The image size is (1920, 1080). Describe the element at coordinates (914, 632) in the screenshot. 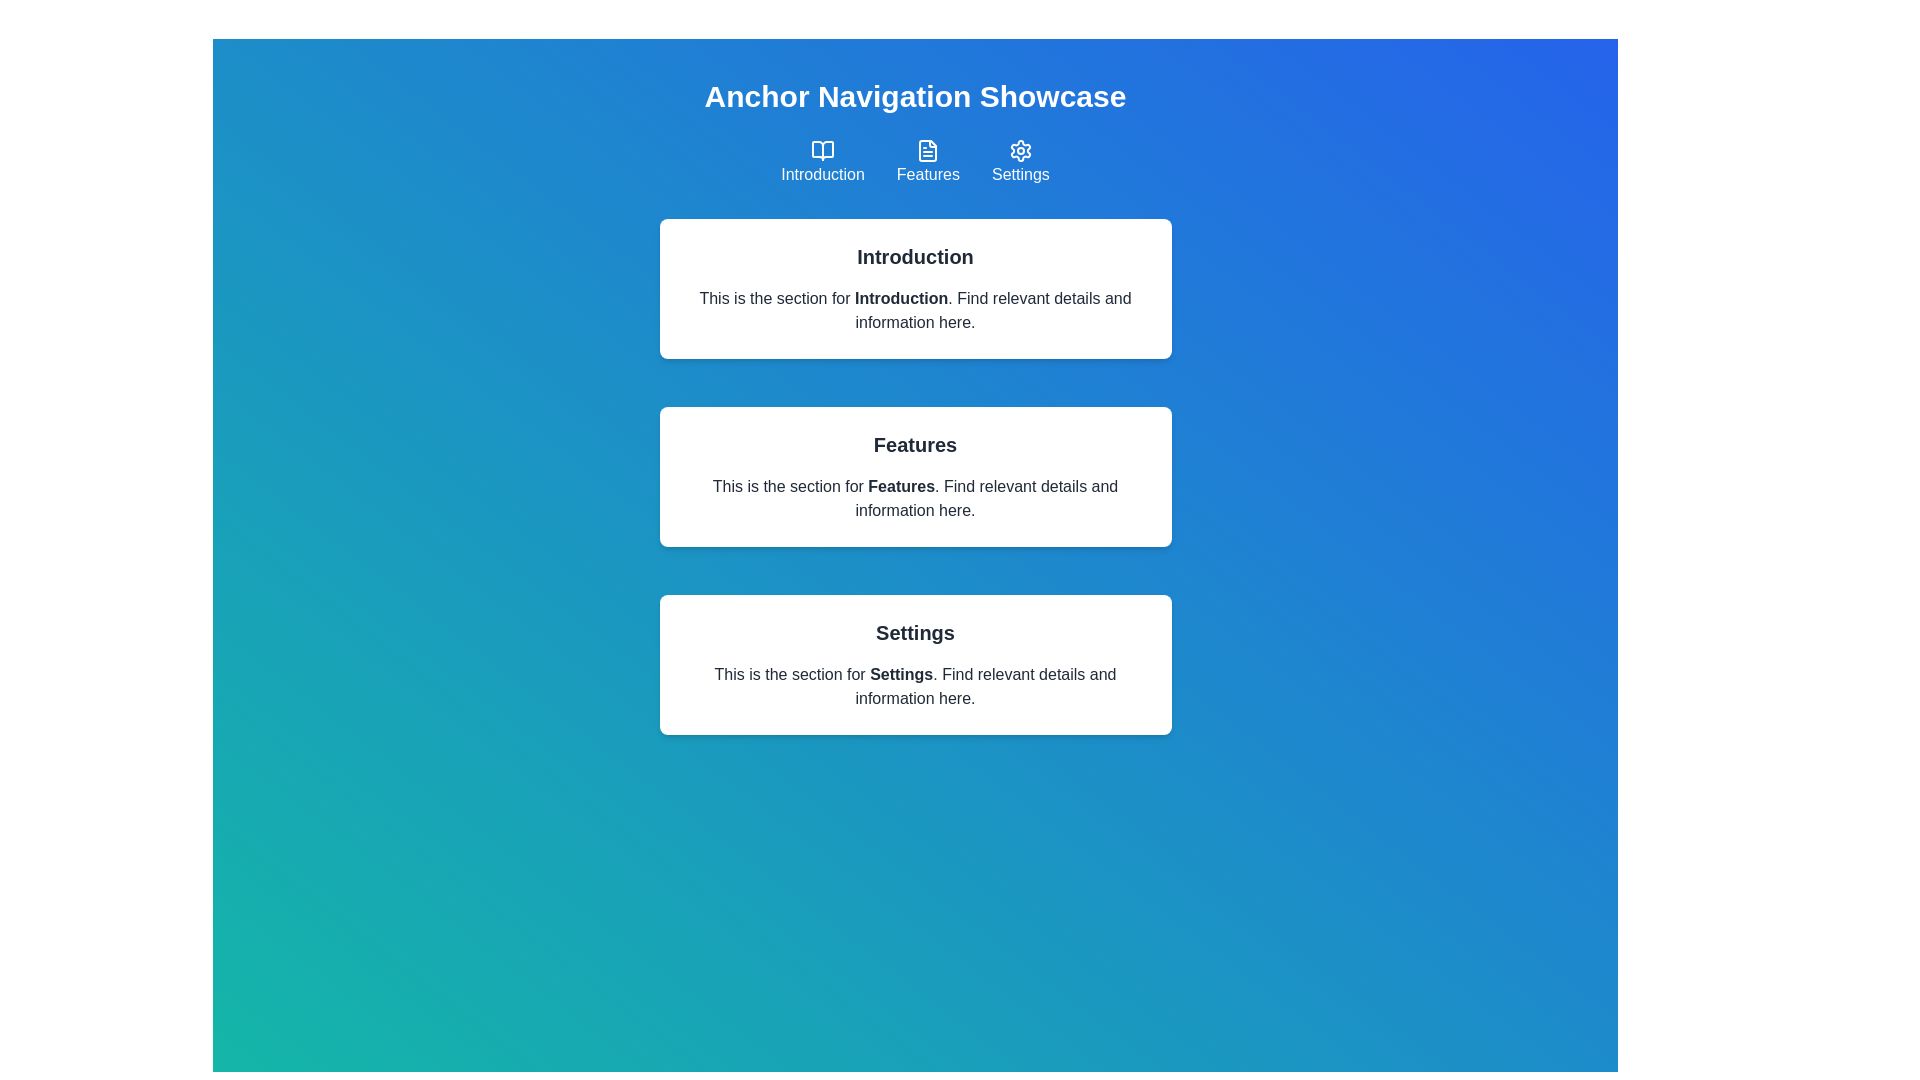

I see `text from the 'Settings' label, which is a bold and large text positioned at the top of a content card, beneath the 'Introduction' and 'Features' headings` at that location.